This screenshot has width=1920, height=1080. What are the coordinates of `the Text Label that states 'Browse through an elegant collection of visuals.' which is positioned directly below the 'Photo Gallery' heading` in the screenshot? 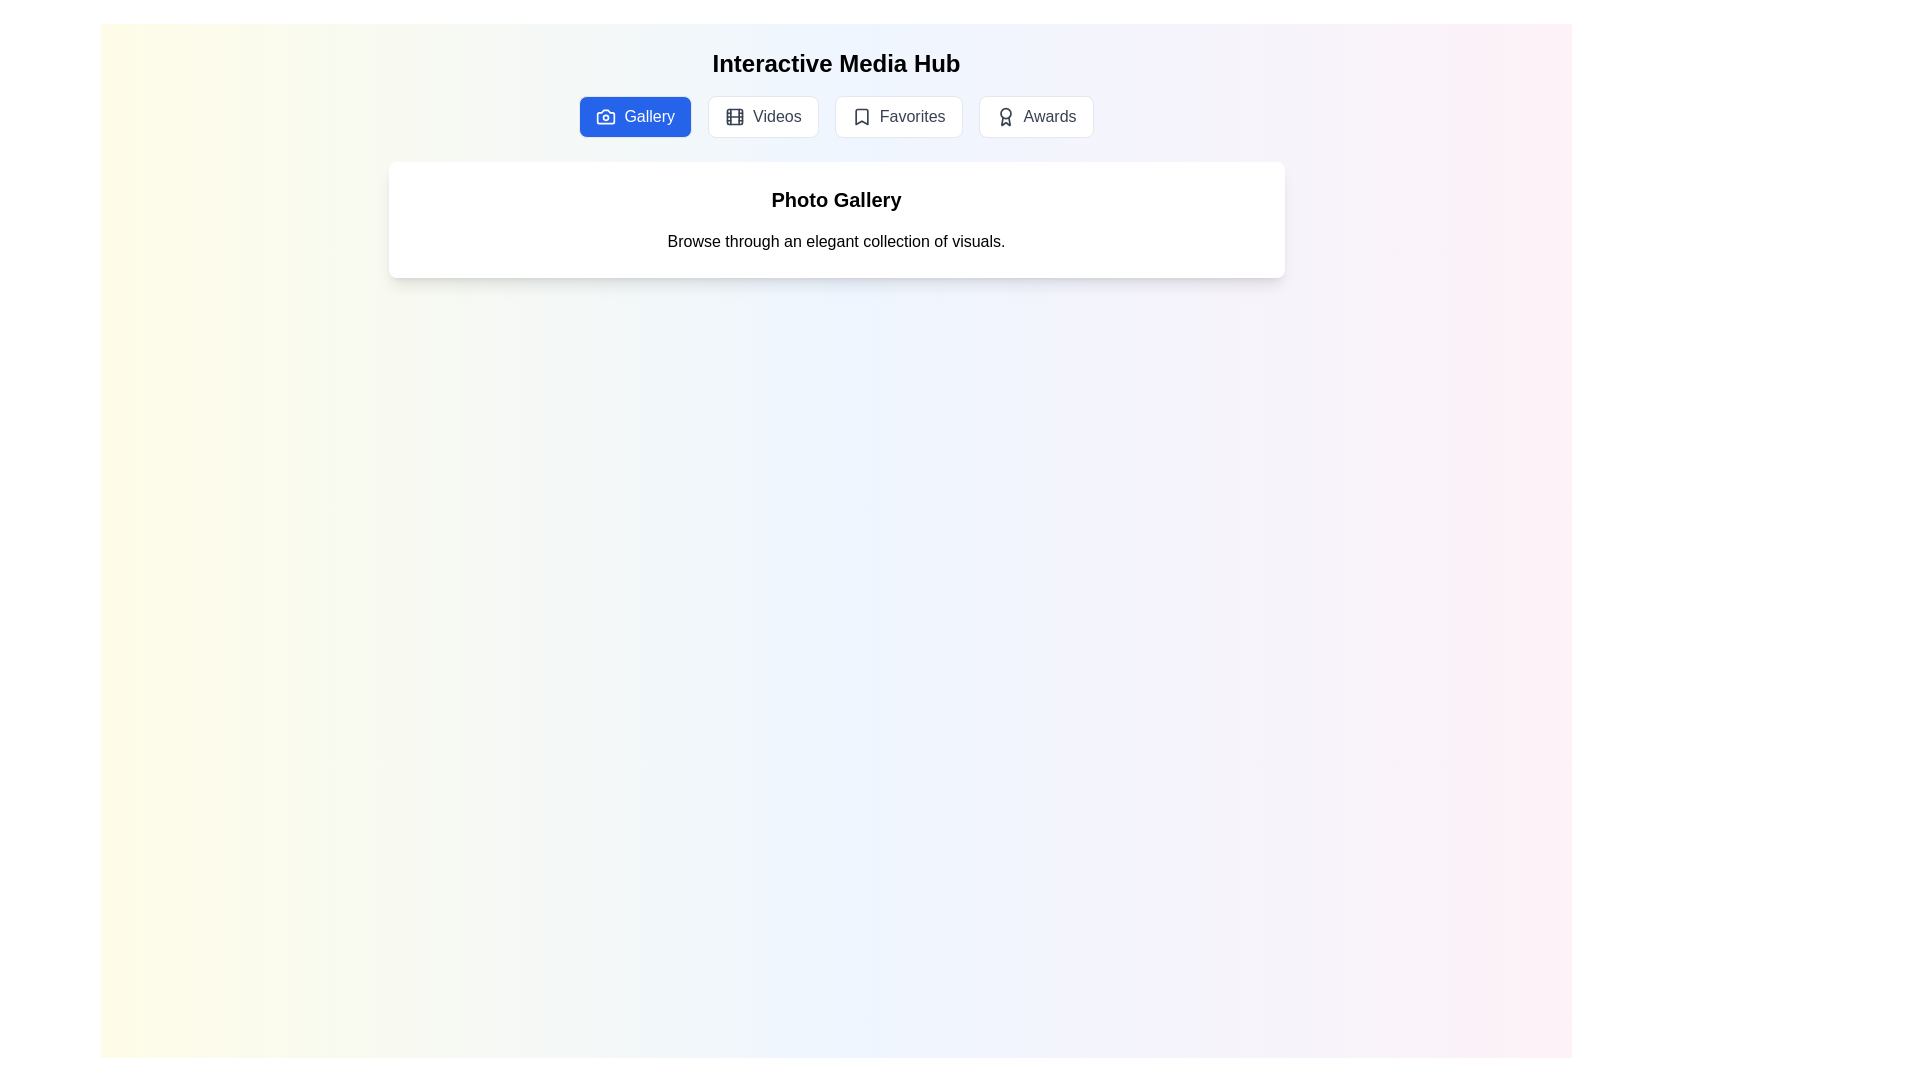 It's located at (836, 241).